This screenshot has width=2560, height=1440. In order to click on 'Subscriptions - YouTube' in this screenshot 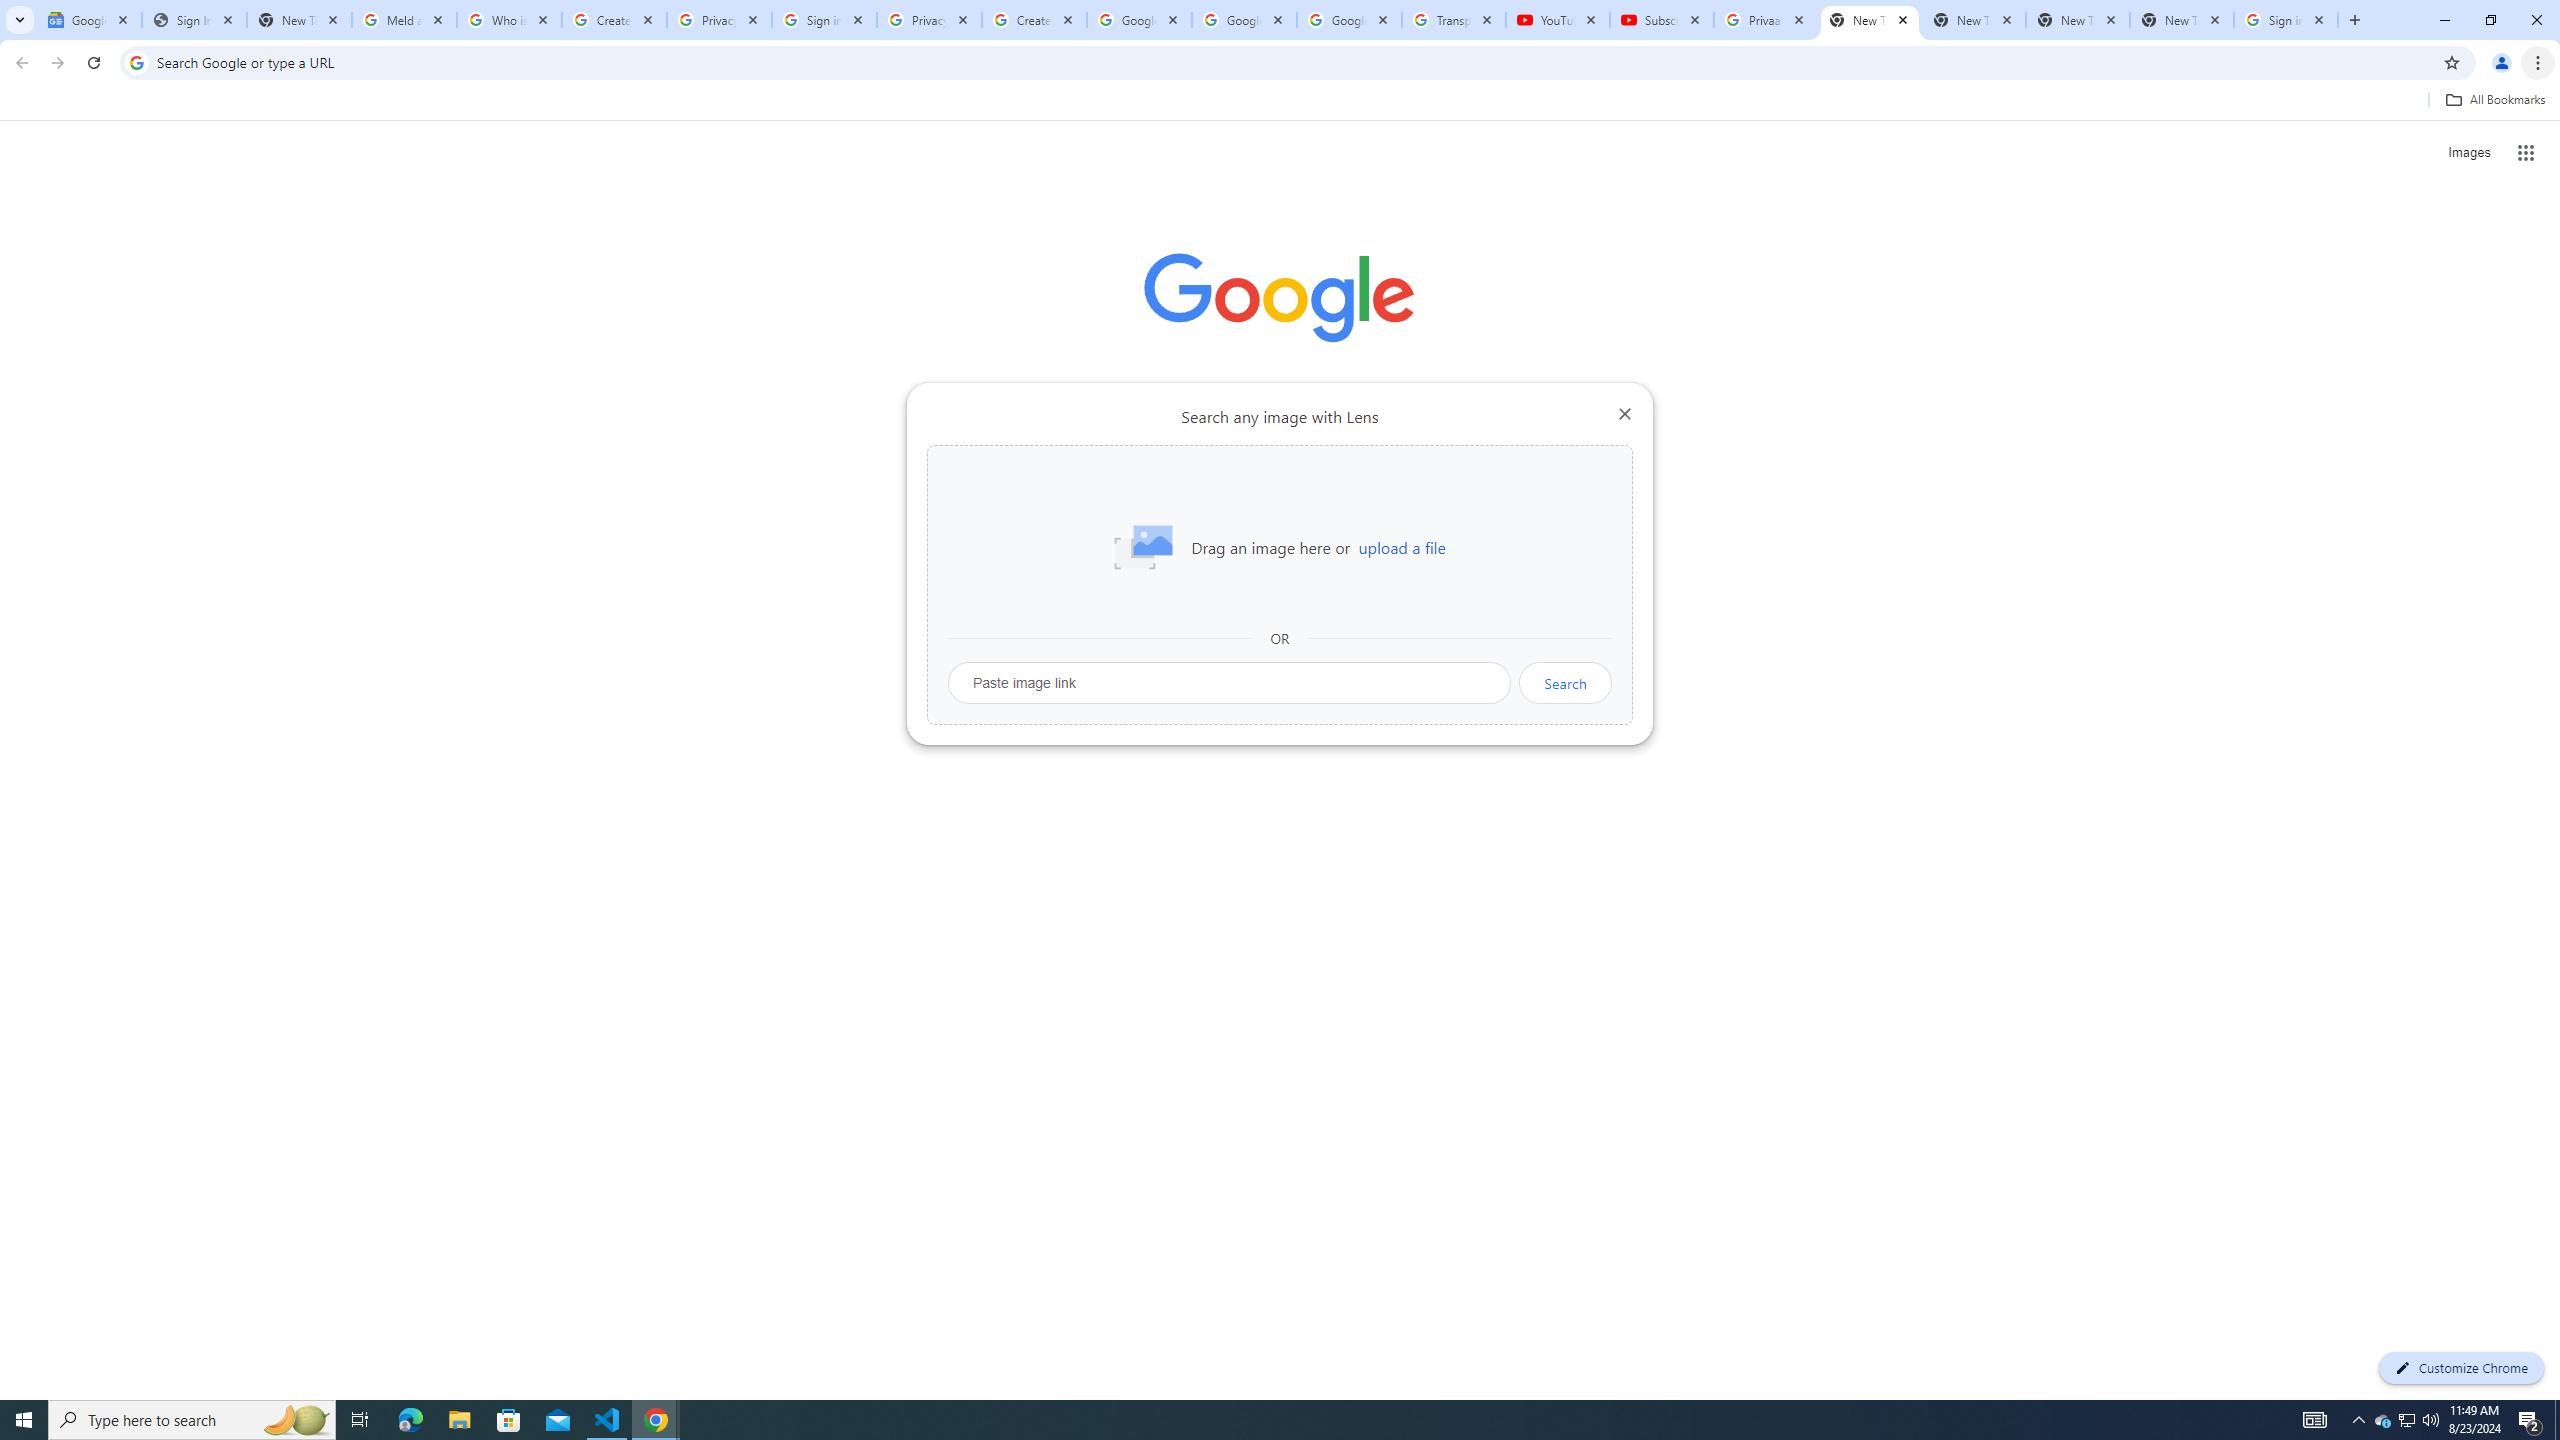, I will do `click(1660, 19)`.